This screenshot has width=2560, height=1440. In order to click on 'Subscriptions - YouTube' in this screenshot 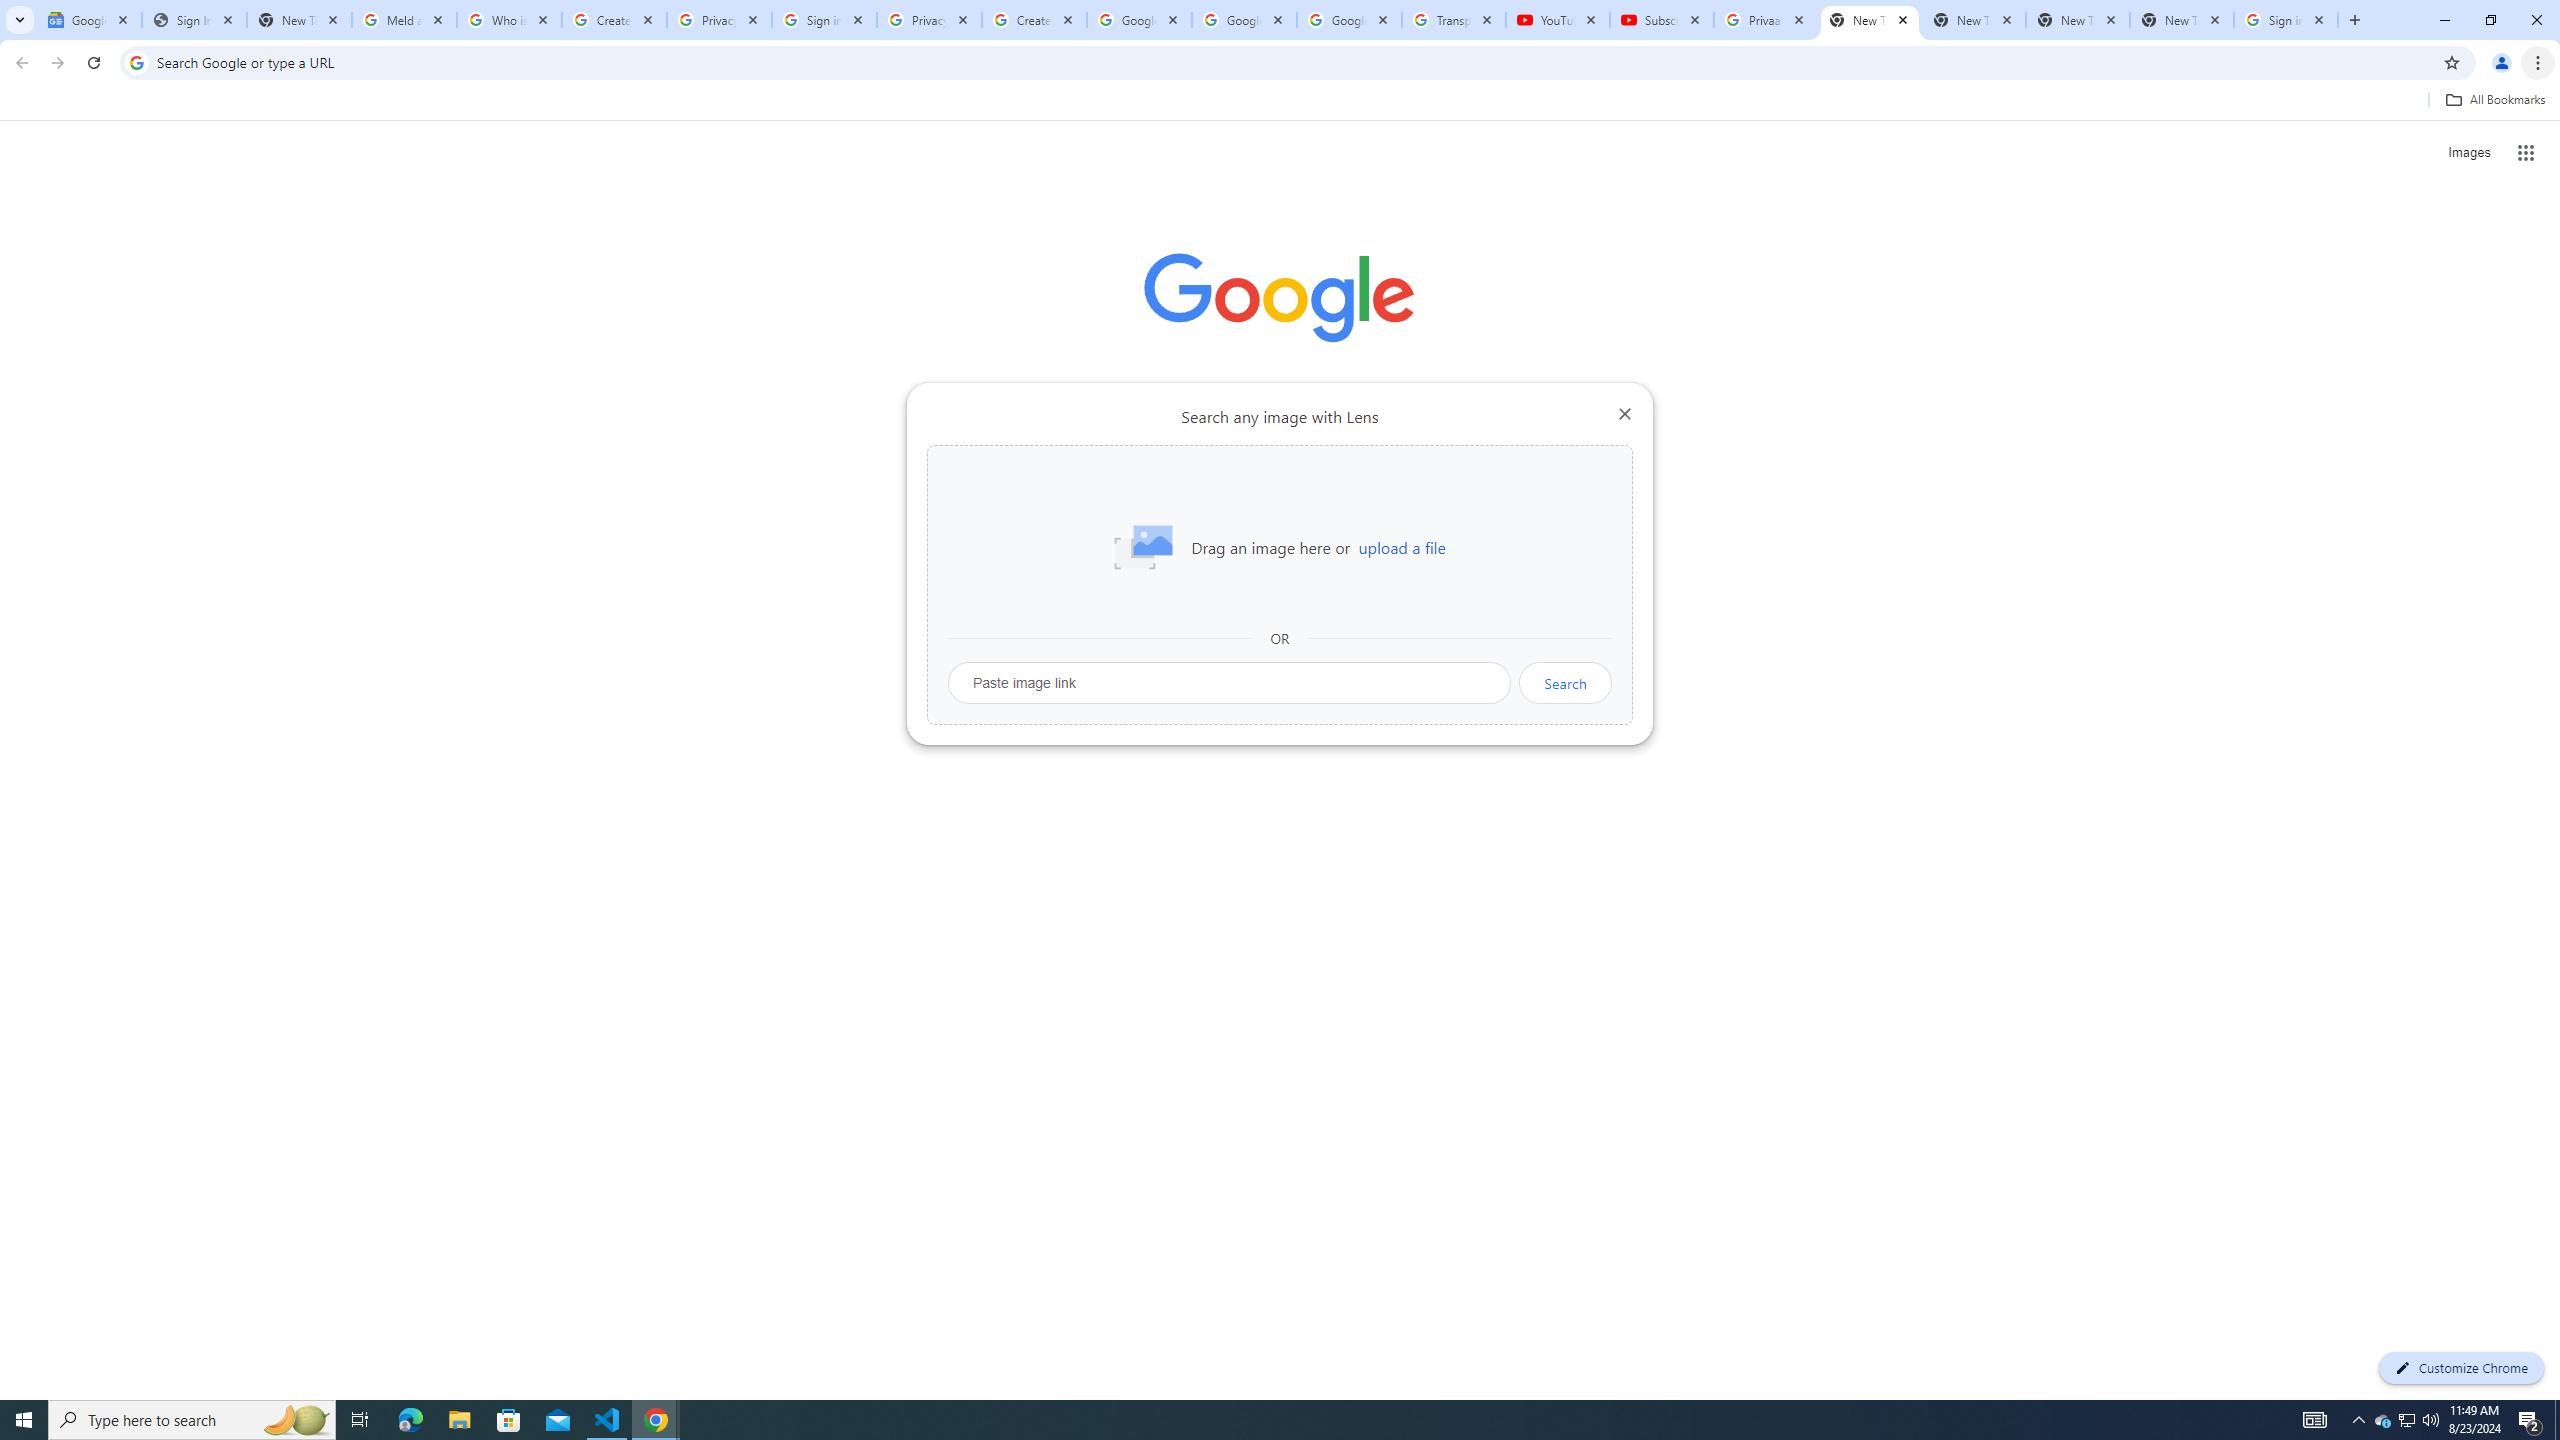, I will do `click(1660, 19)`.